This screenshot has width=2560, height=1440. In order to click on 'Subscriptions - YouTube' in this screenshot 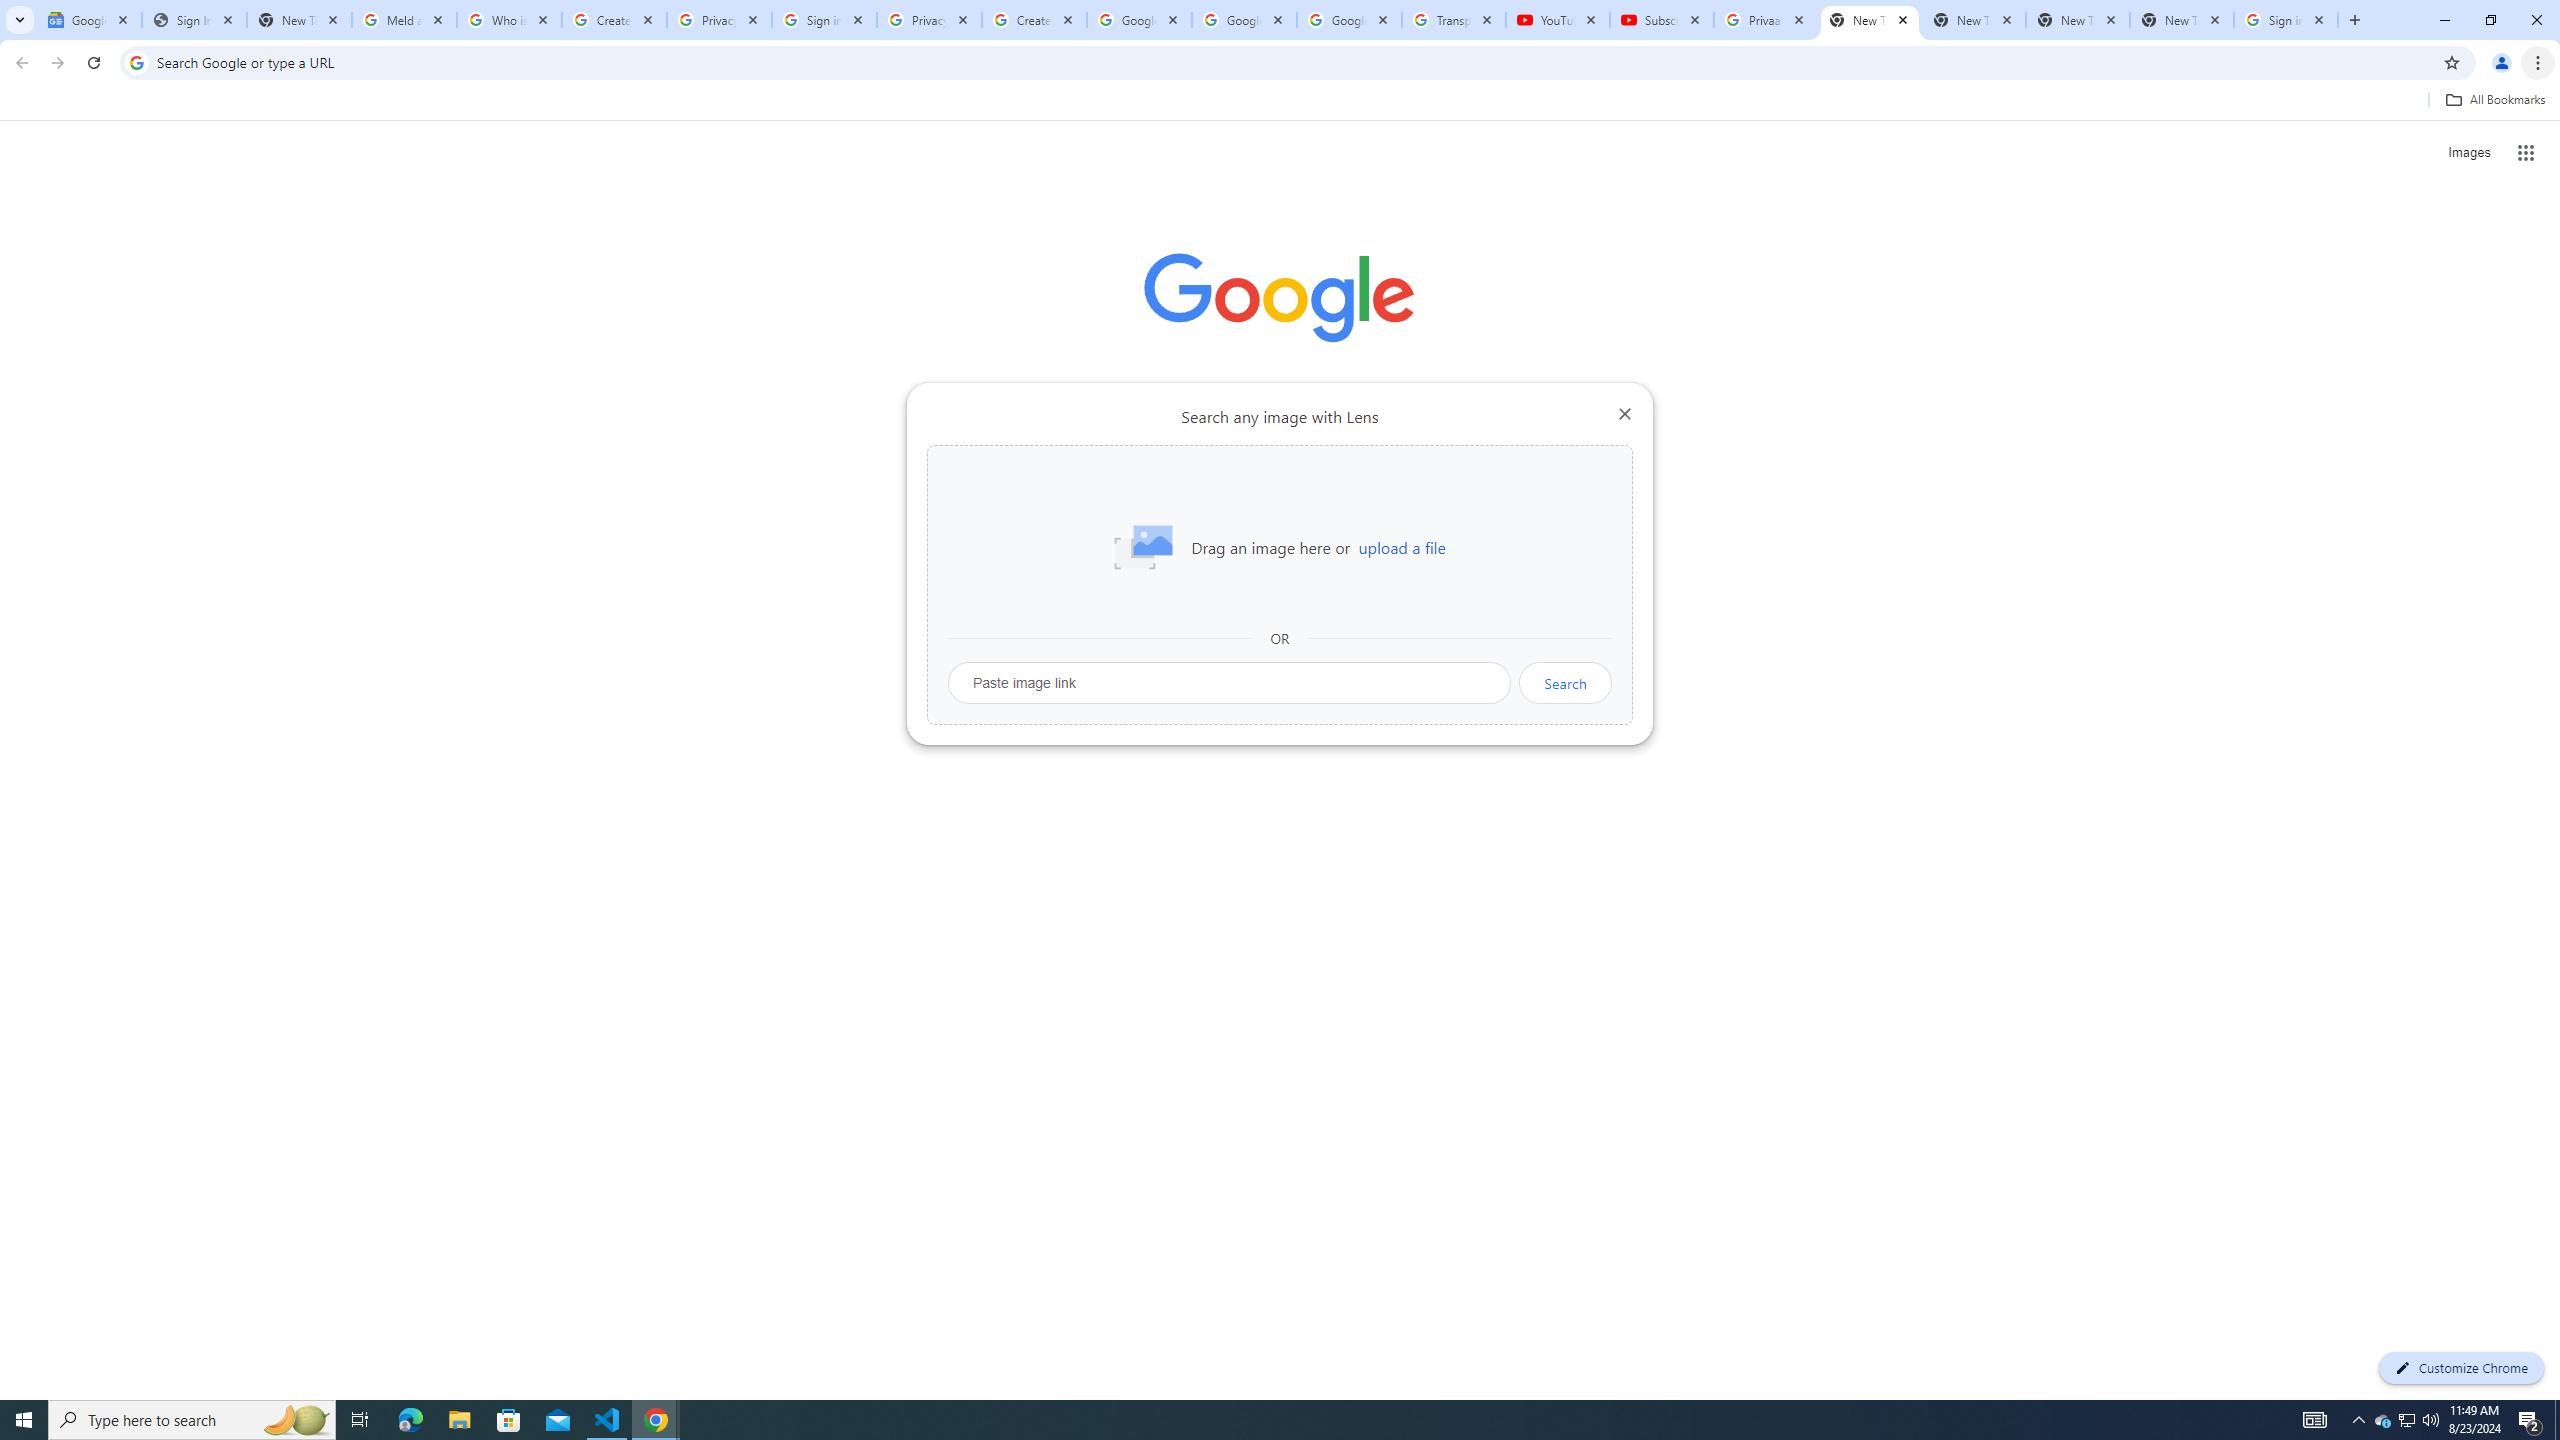, I will do `click(1660, 19)`.